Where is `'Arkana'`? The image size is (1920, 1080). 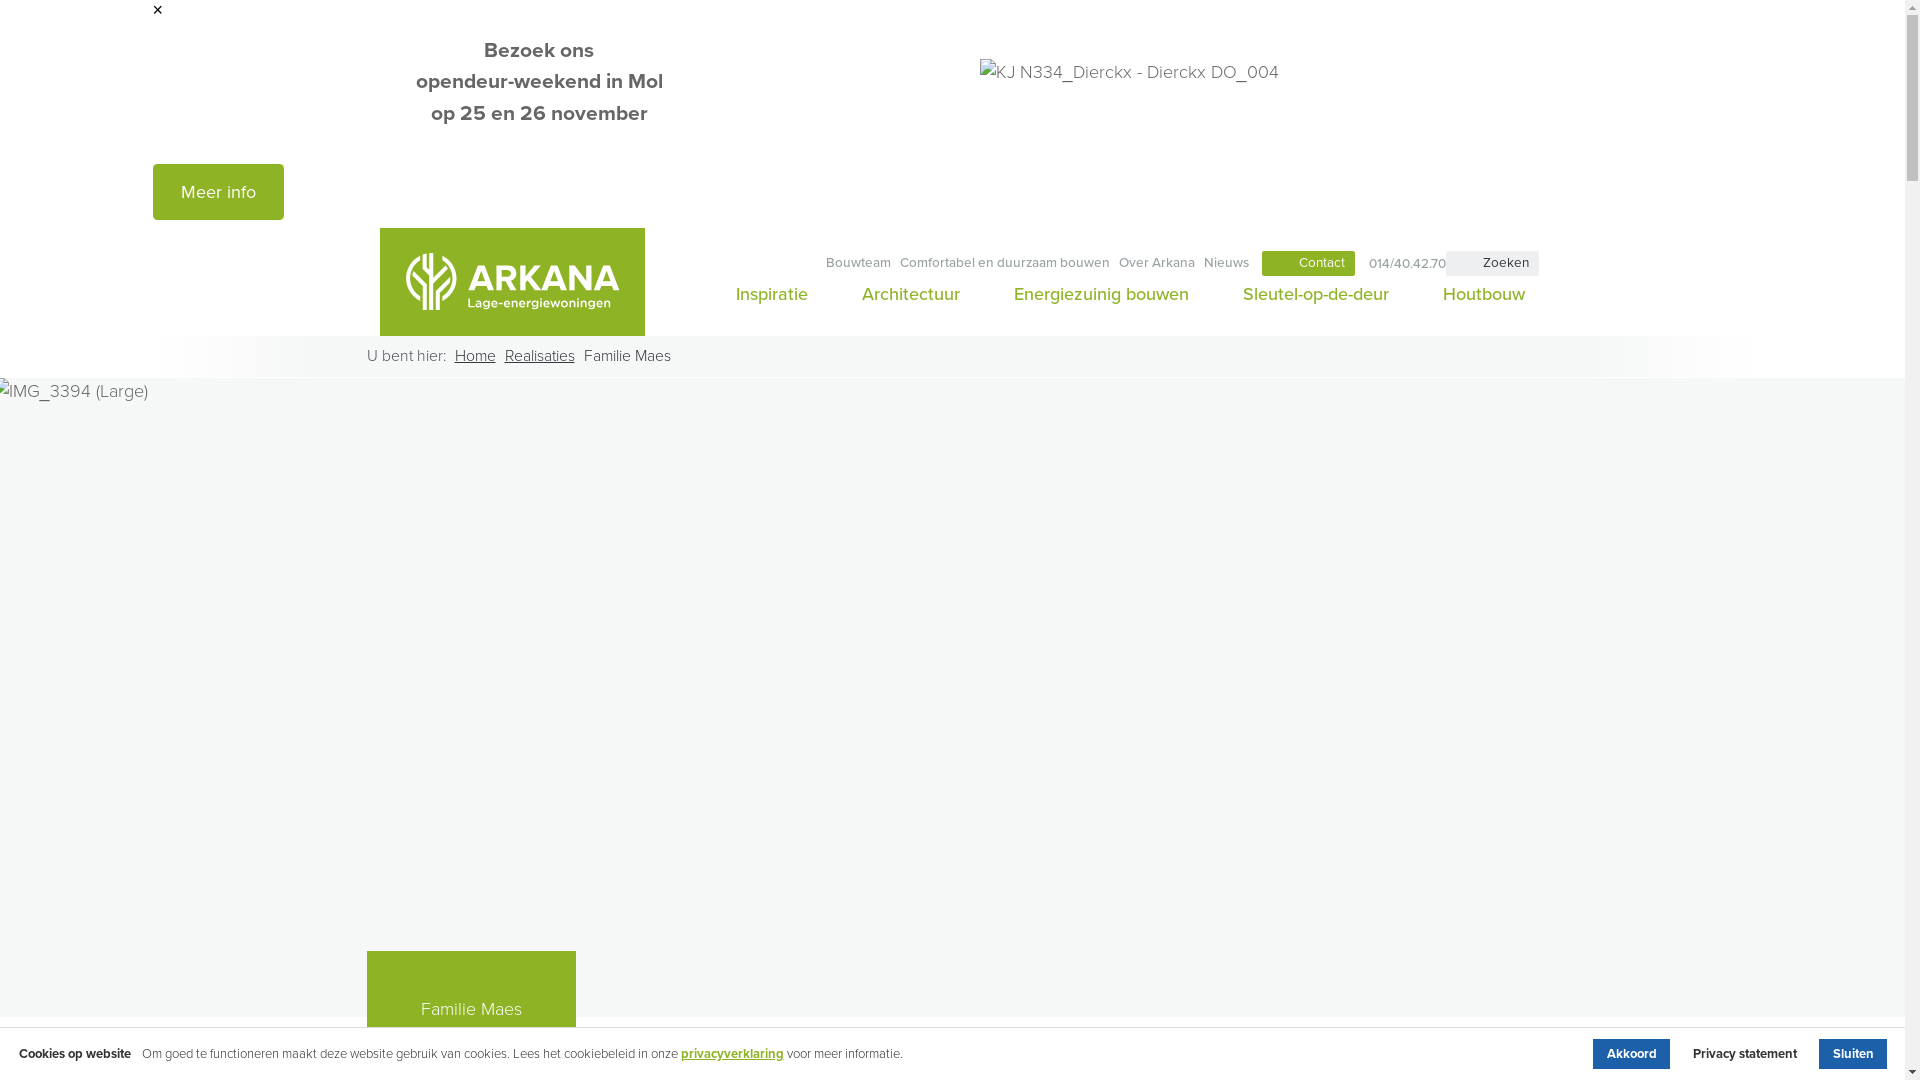
'Arkana' is located at coordinates (379, 281).